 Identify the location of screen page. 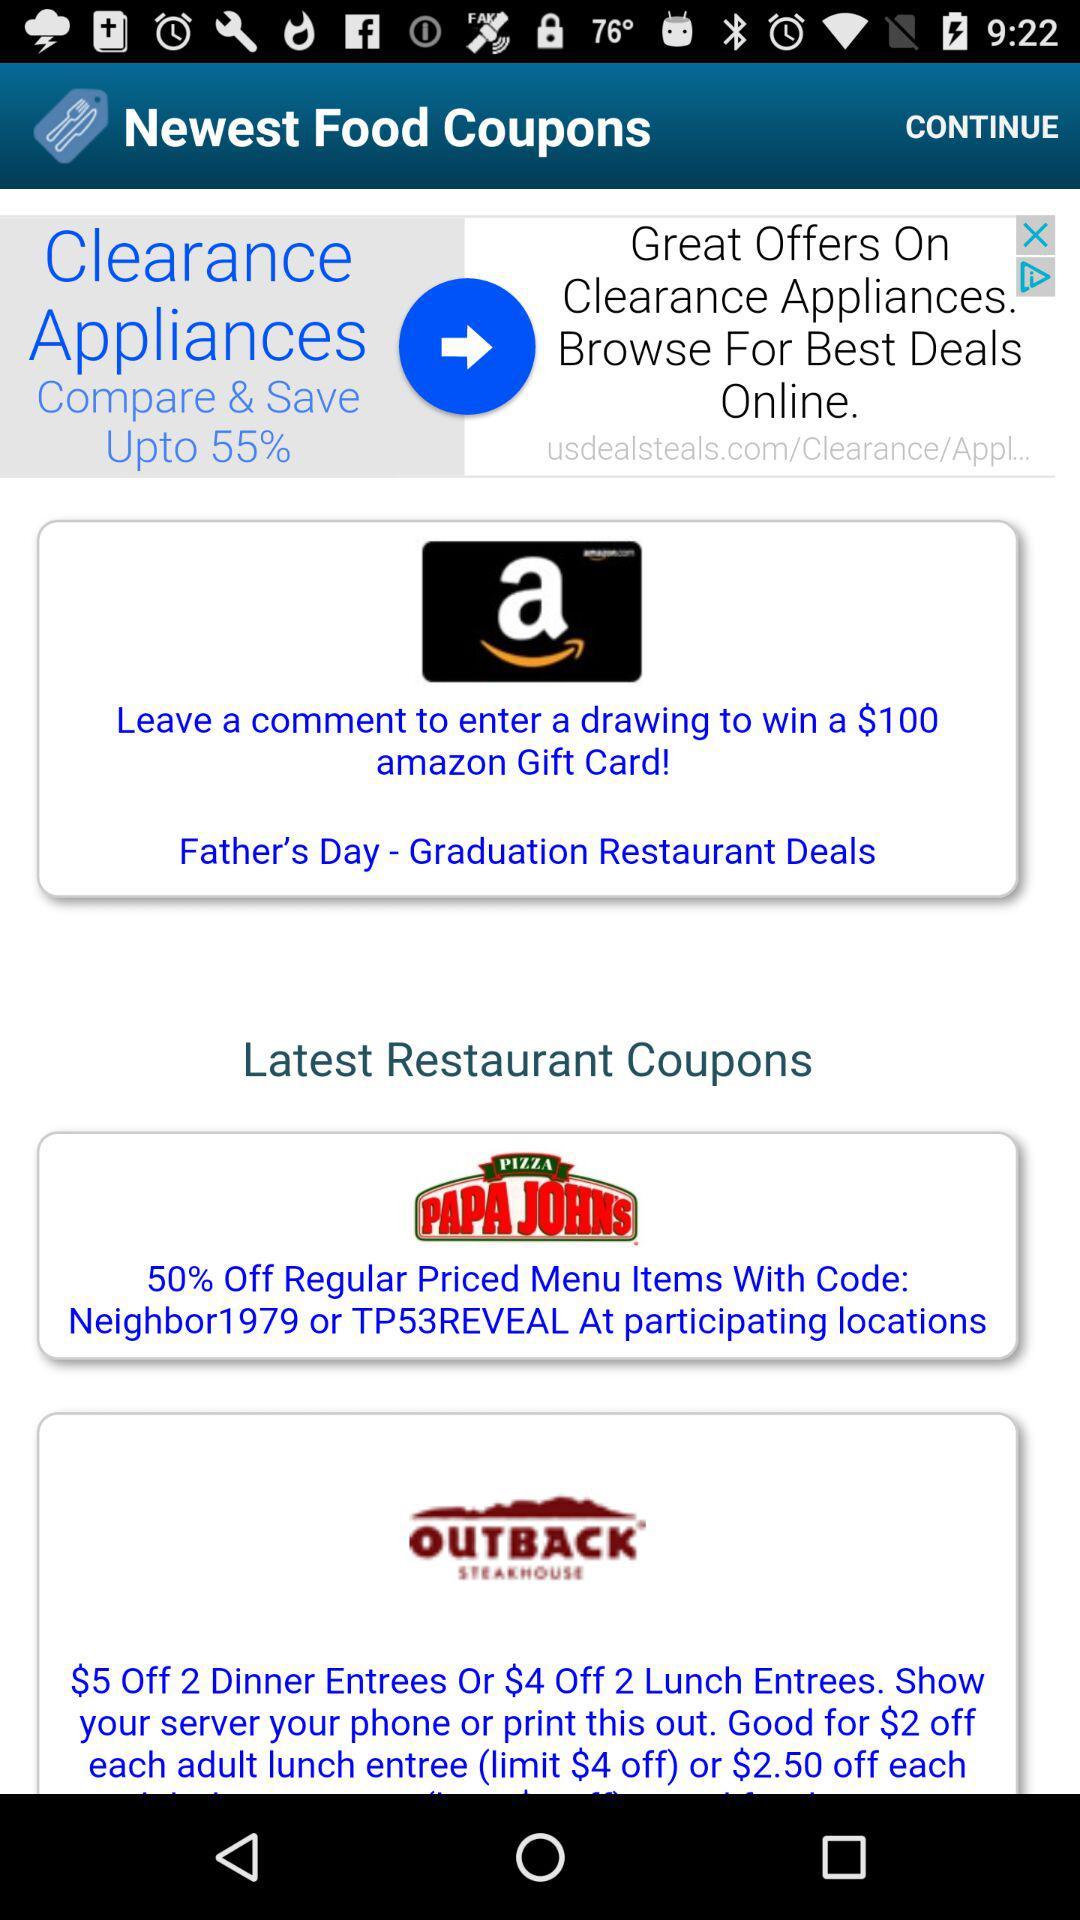
(540, 991).